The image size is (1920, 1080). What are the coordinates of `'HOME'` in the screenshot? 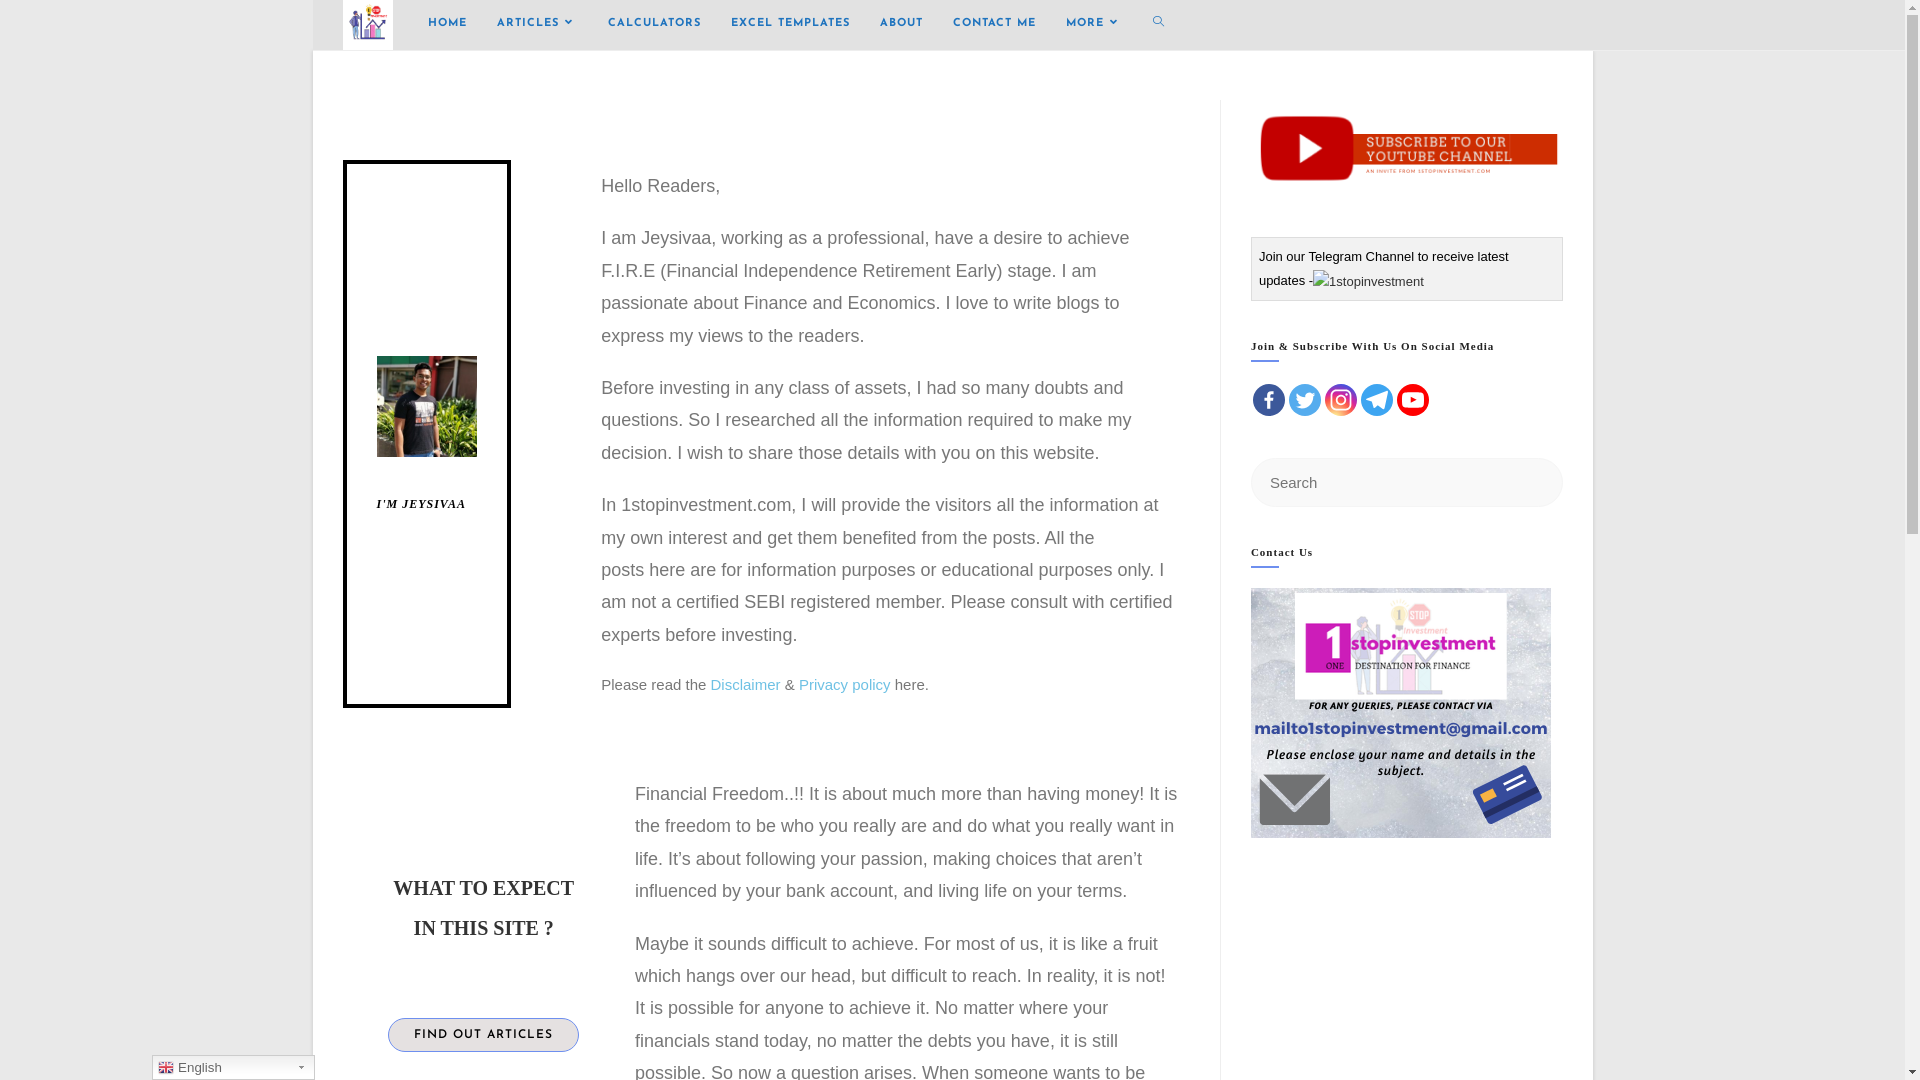 It's located at (445, 23).